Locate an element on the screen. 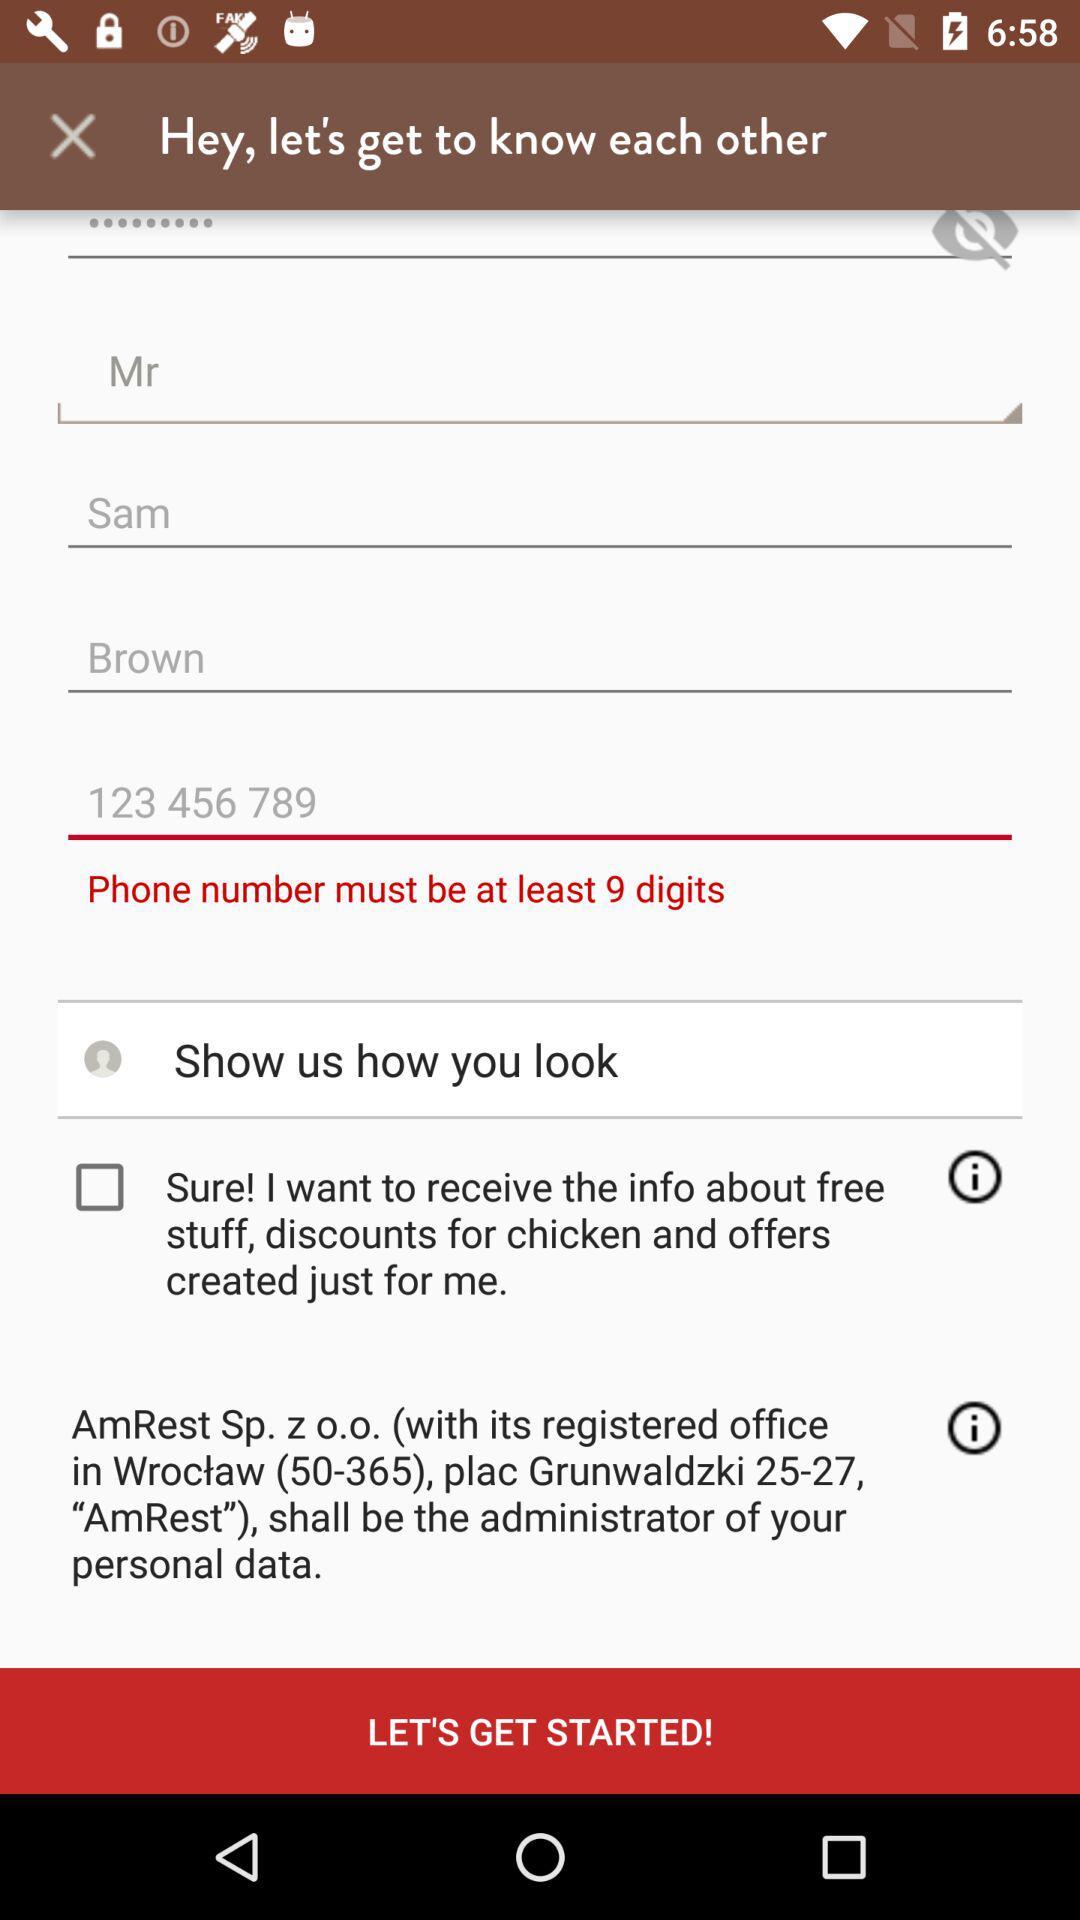 The width and height of the screenshot is (1080, 1920). the info icon is located at coordinates (973, 1176).